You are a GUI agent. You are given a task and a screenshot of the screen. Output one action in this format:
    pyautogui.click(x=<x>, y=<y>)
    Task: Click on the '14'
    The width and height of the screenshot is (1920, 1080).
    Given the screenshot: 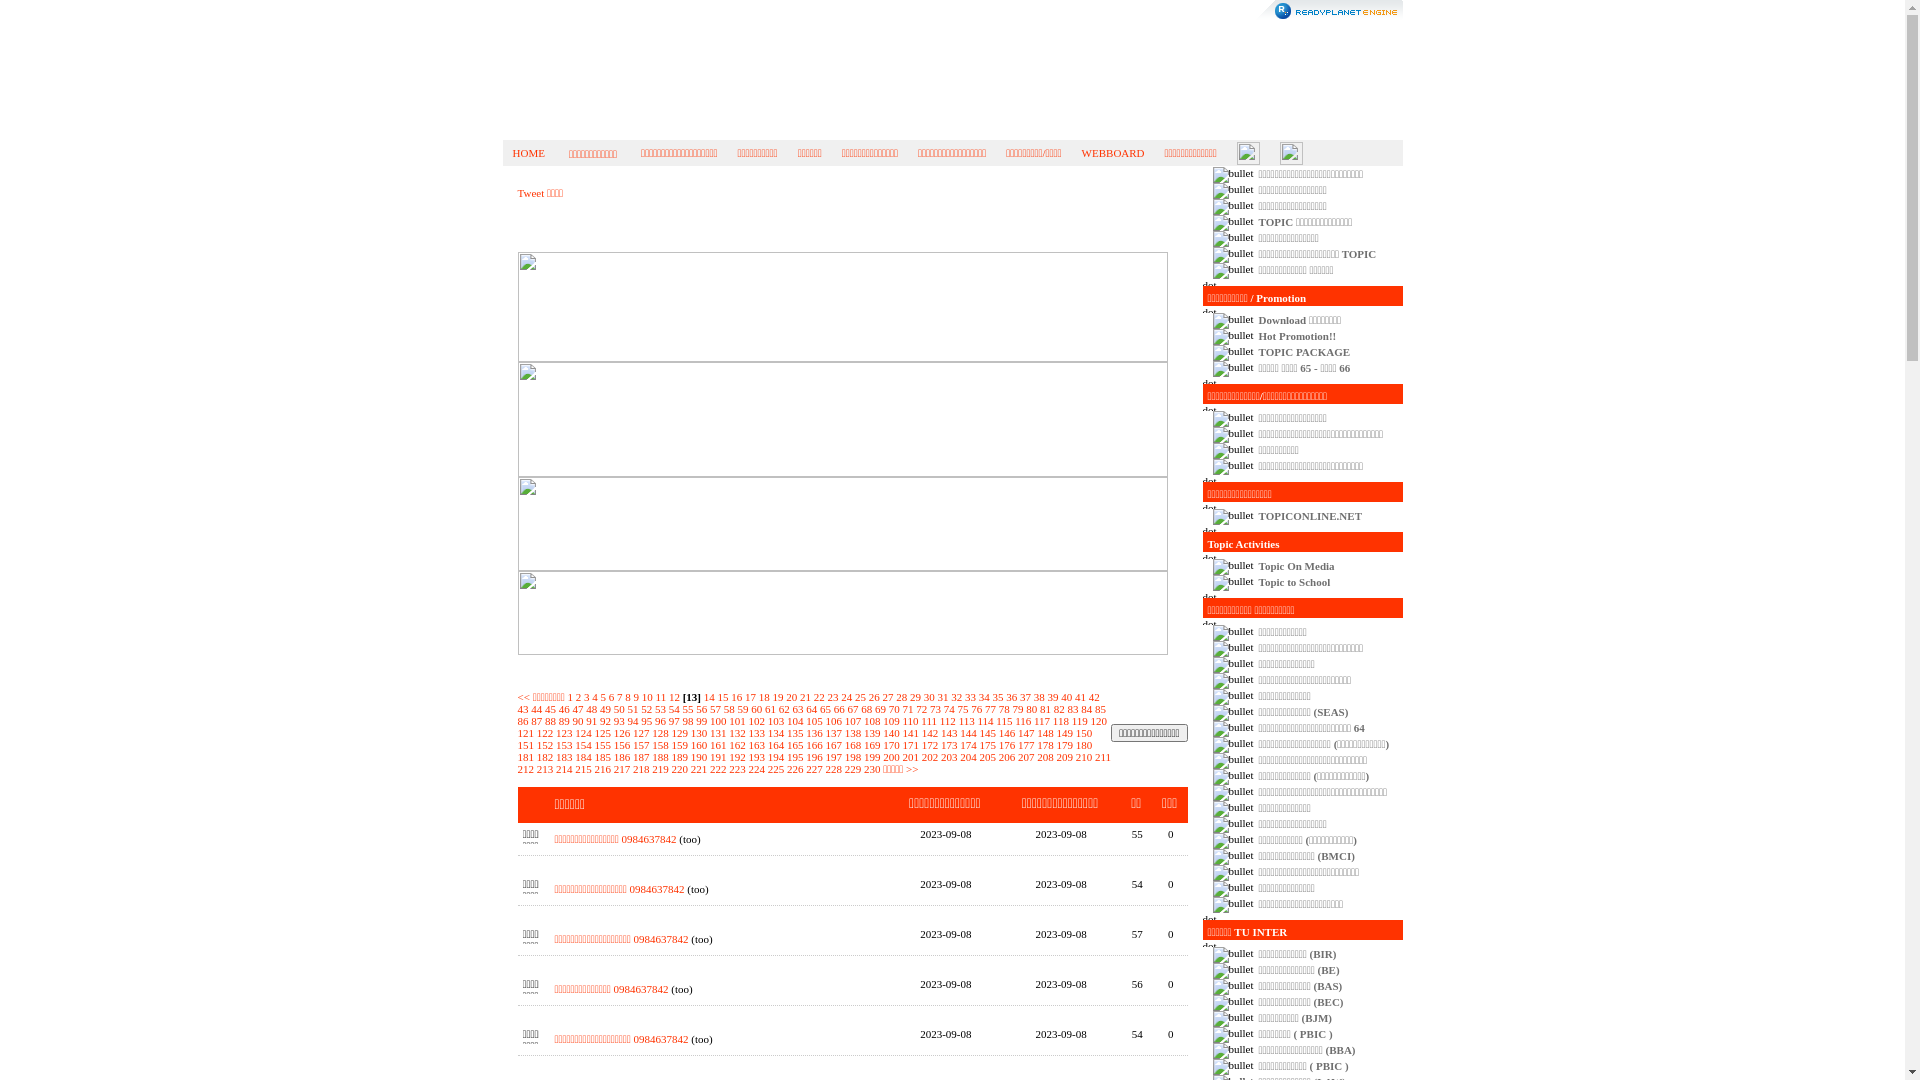 What is the action you would take?
    pyautogui.click(x=709, y=696)
    